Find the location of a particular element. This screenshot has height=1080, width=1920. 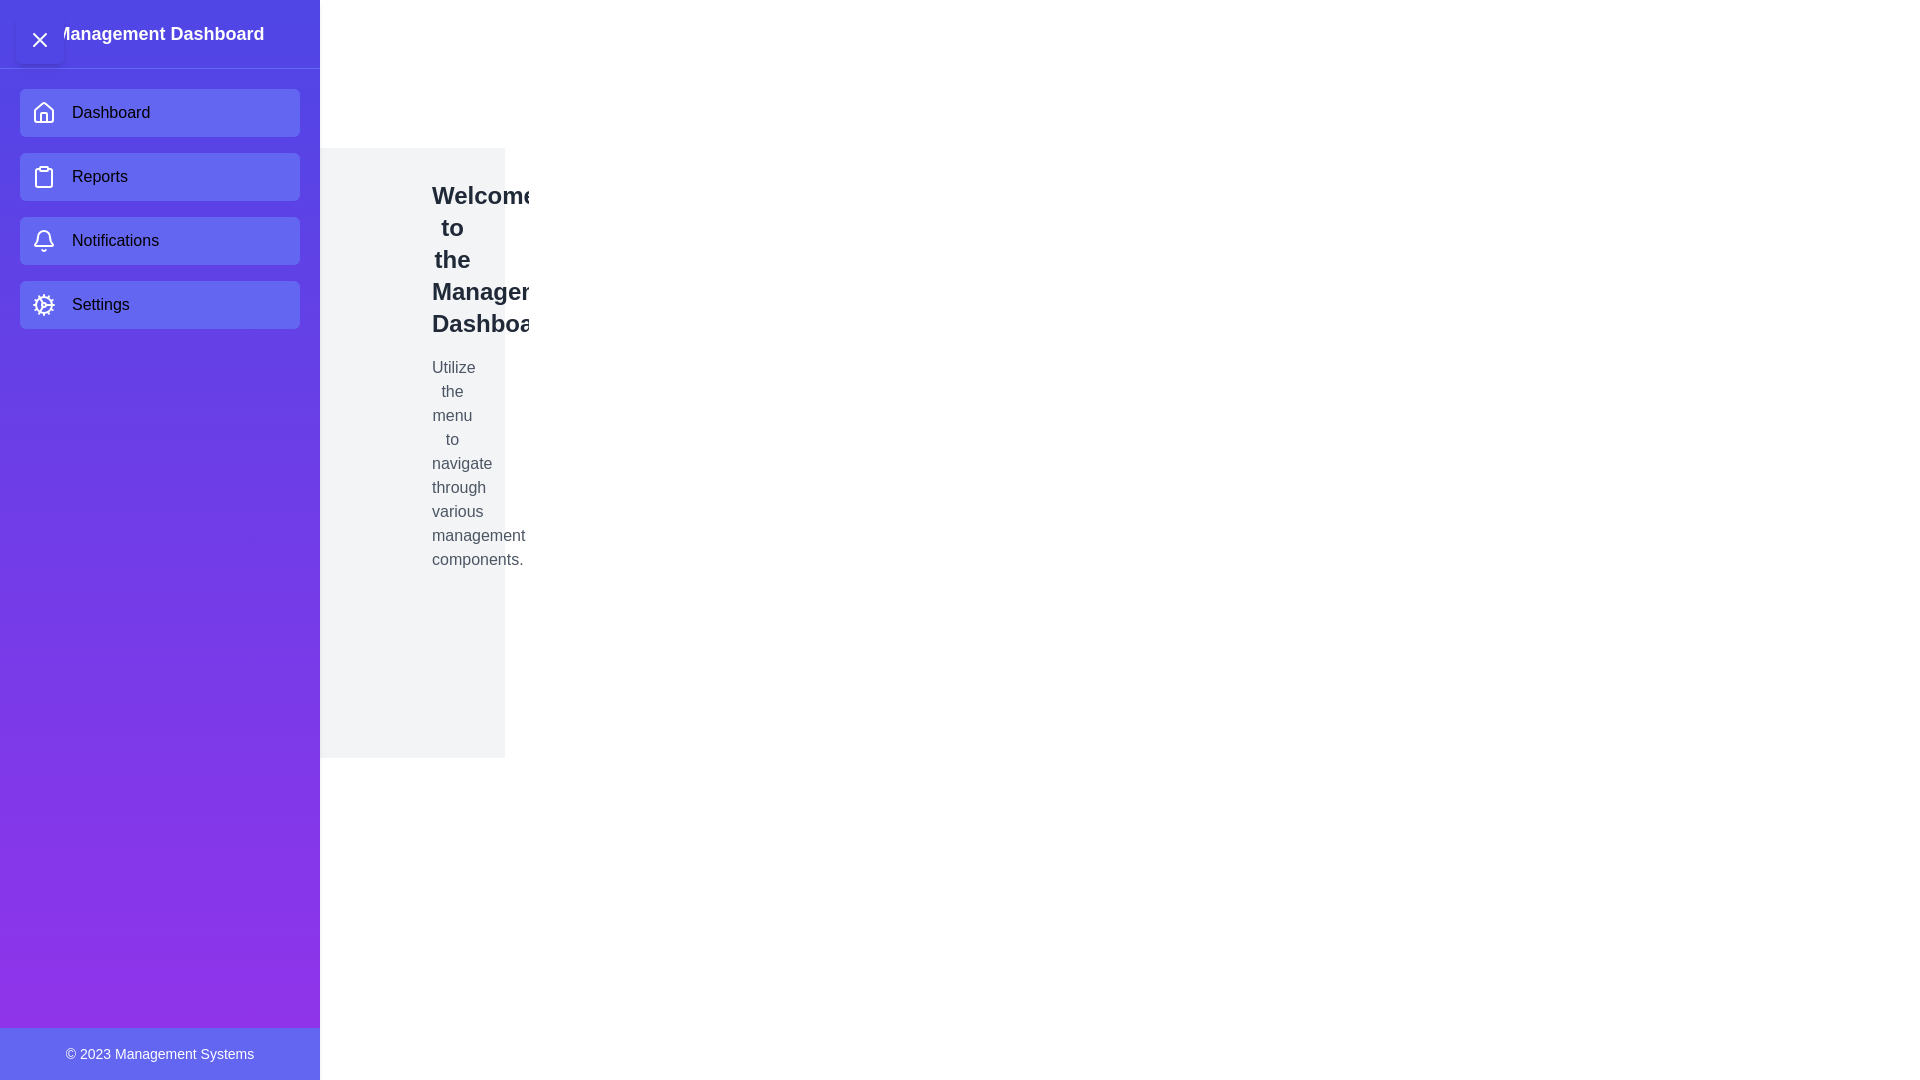

the notification icon located within the 'Notifications' button in the vertical navigation menu, positioned third from the top and to the left of the 'Notifications' text label is located at coordinates (43, 239).